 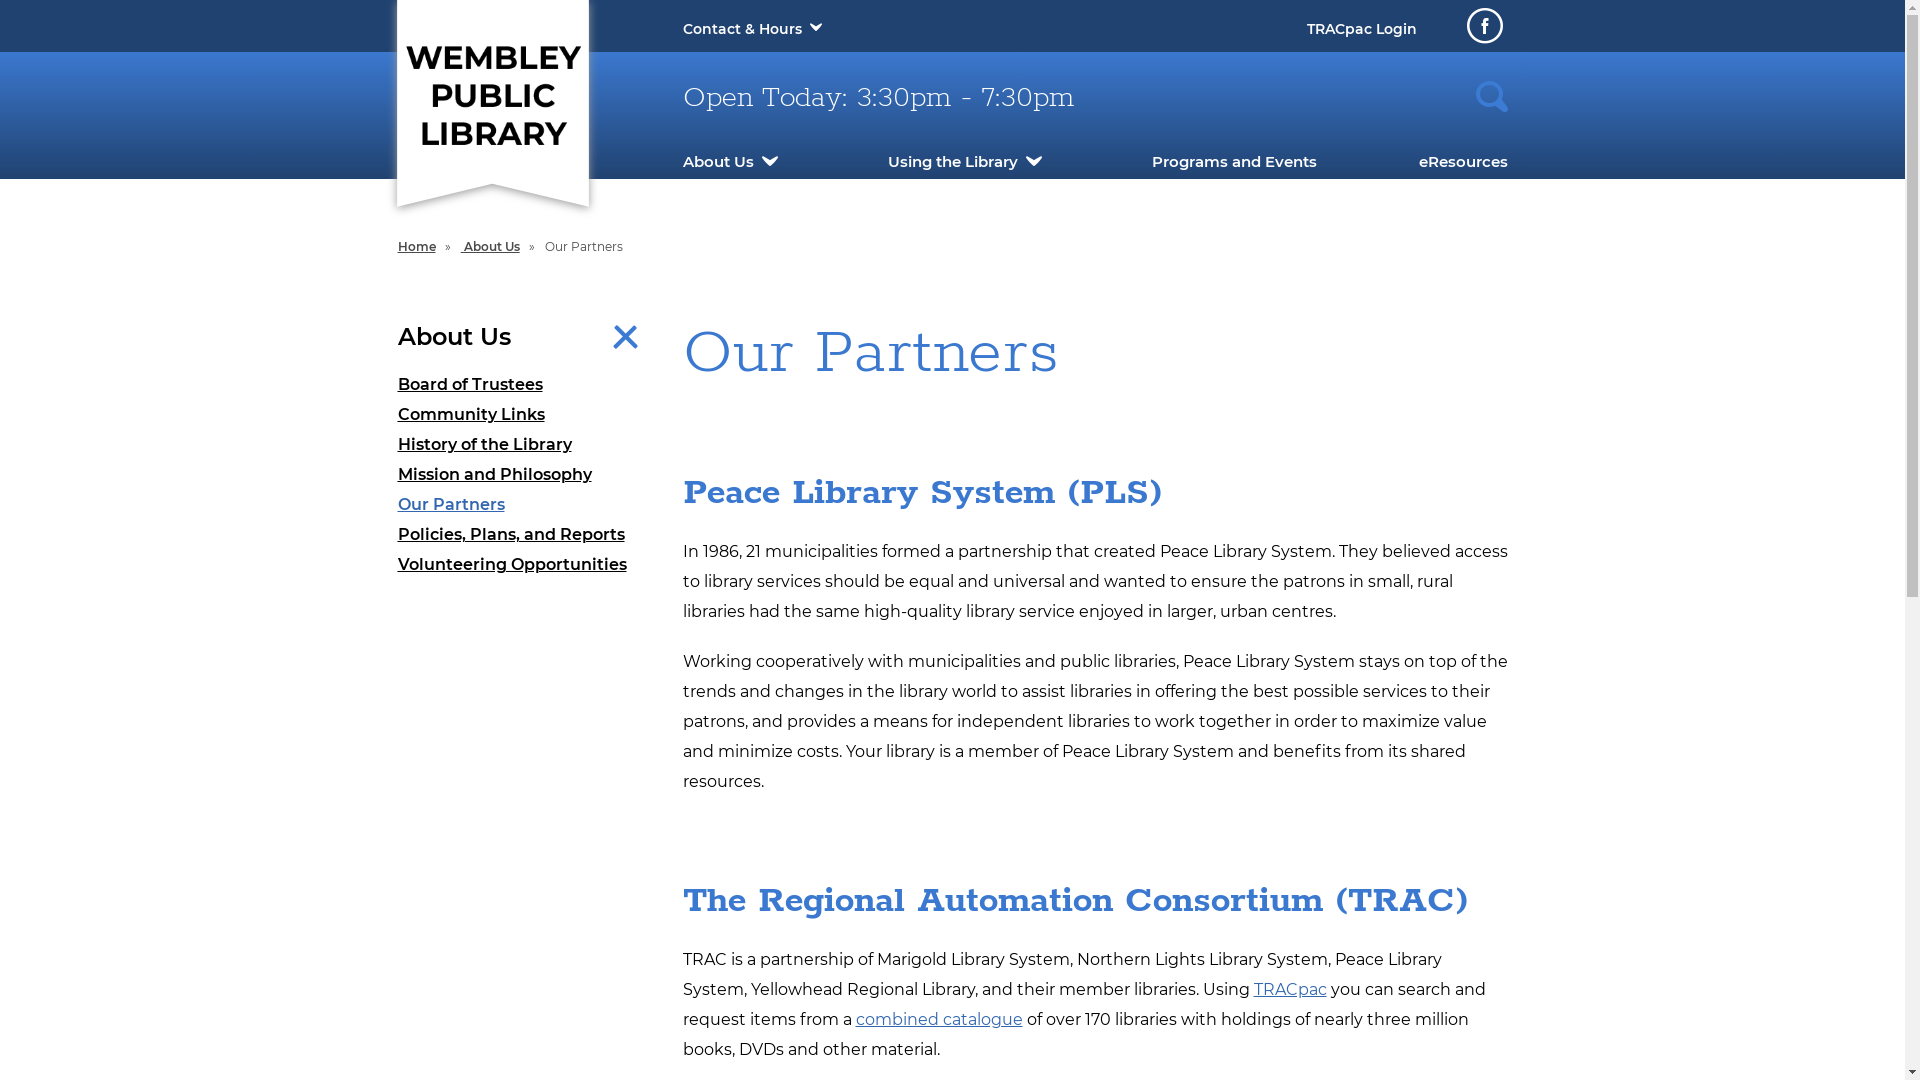 What do you see at coordinates (525, 534) in the screenshot?
I see `'Policies, Plans, and Reports'` at bounding box center [525, 534].